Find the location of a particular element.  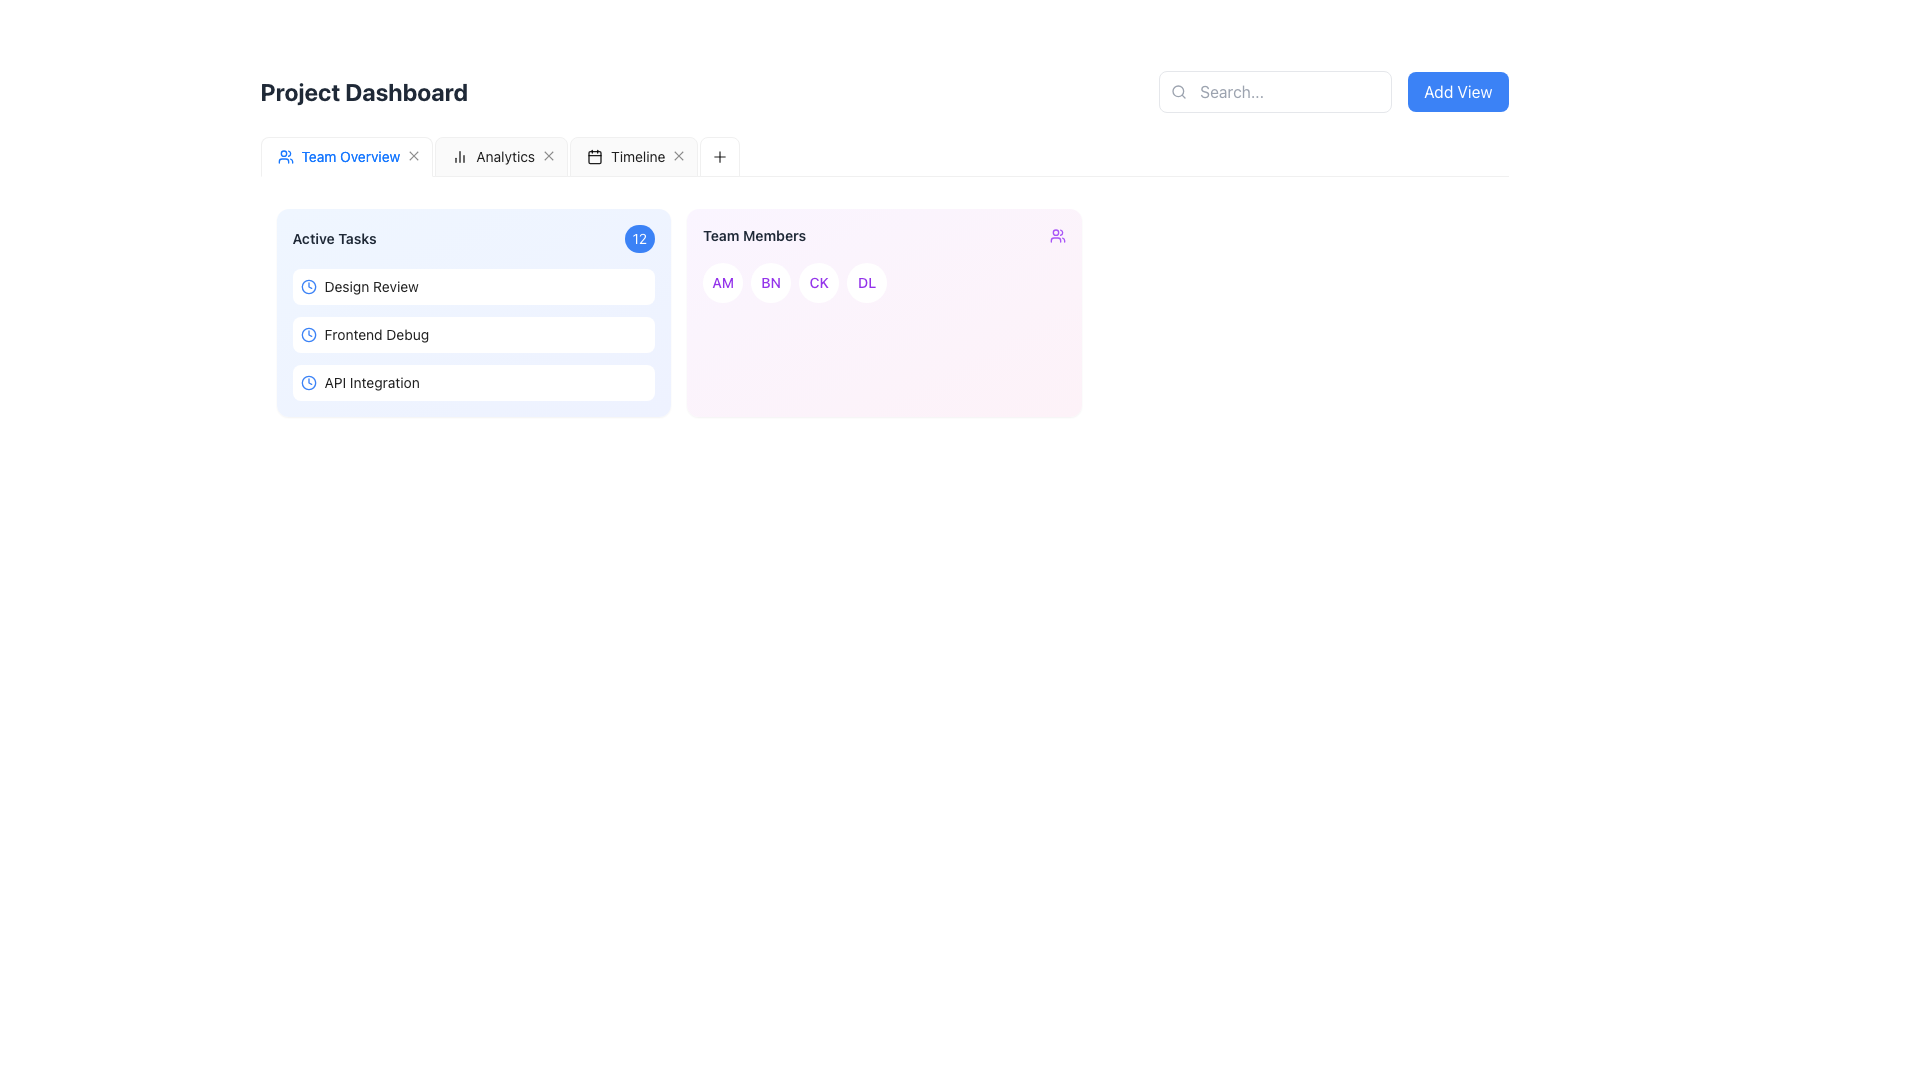

the 'Analytics' navigation tab located centrally below the 'Project Dashboard' header is located at coordinates (505, 156).